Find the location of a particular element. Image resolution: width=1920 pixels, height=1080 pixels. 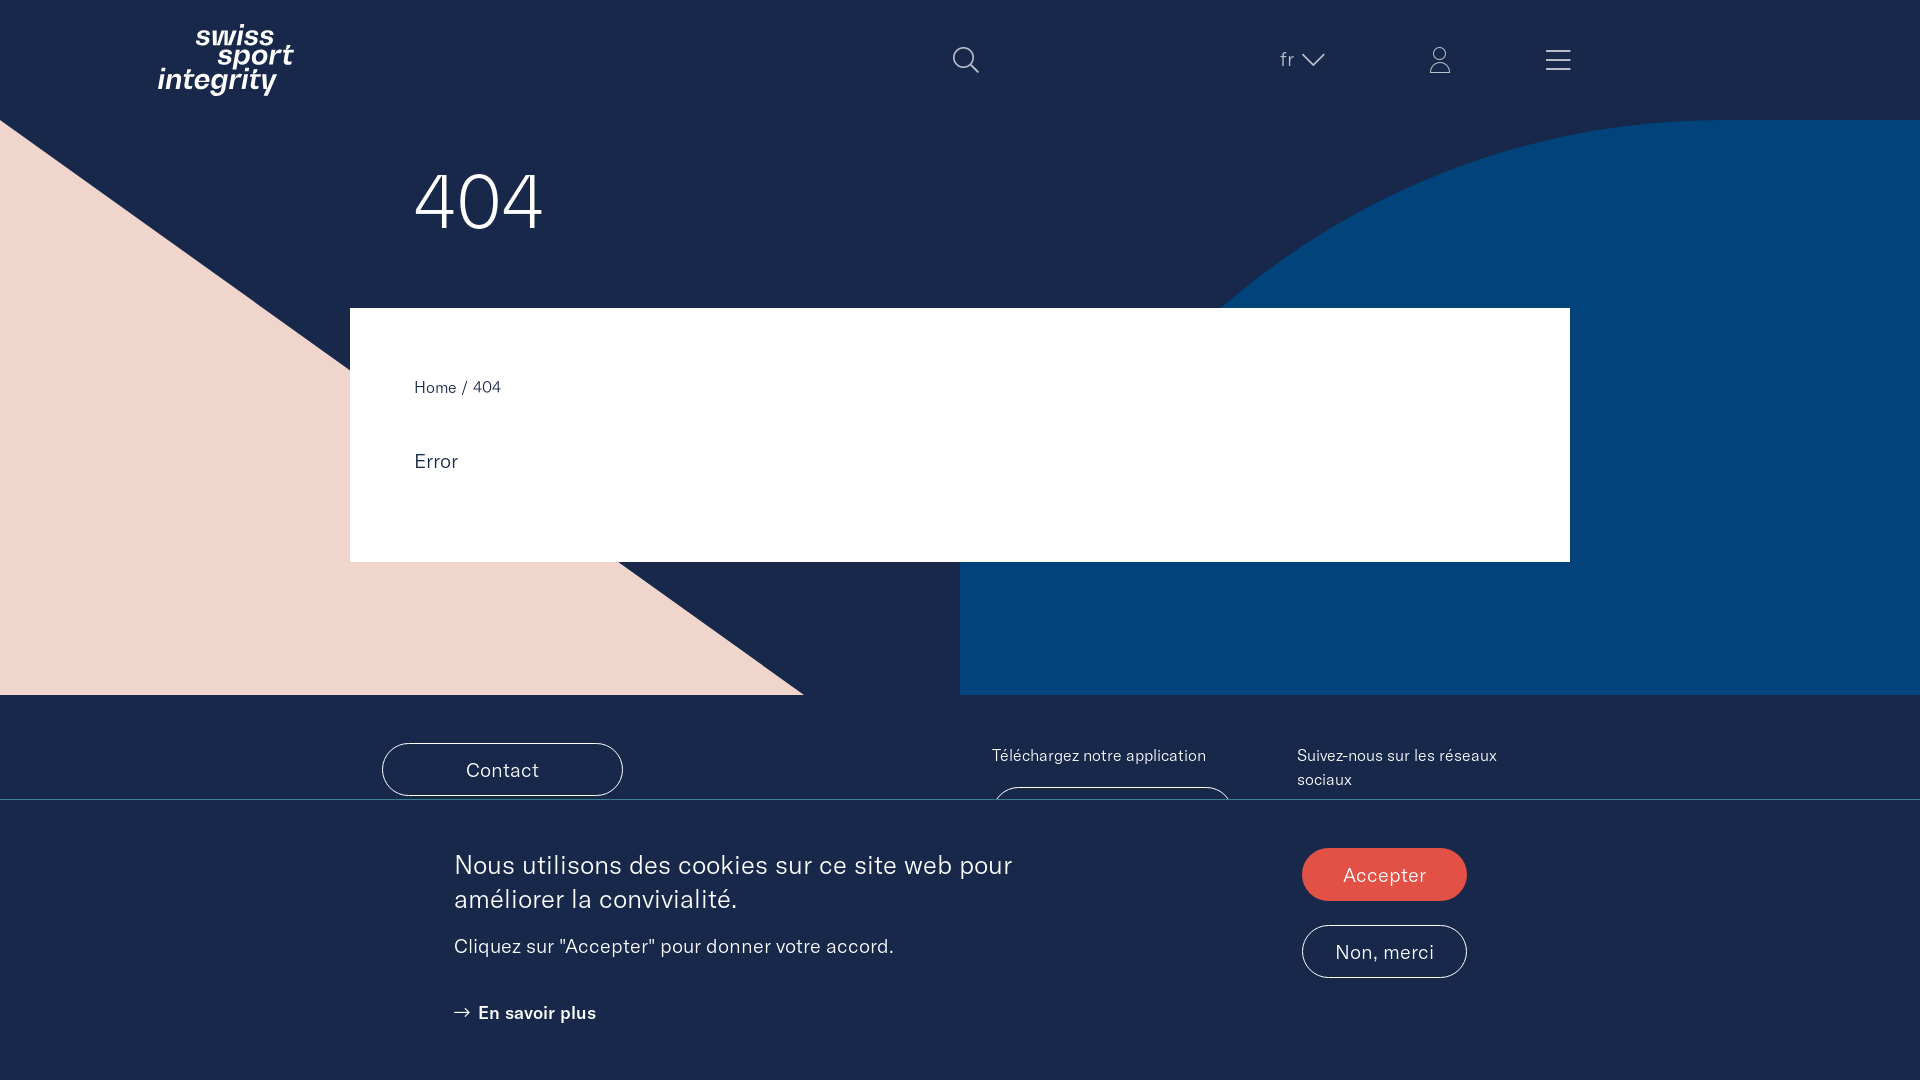

'Twitter' is located at coordinates (1316, 830).